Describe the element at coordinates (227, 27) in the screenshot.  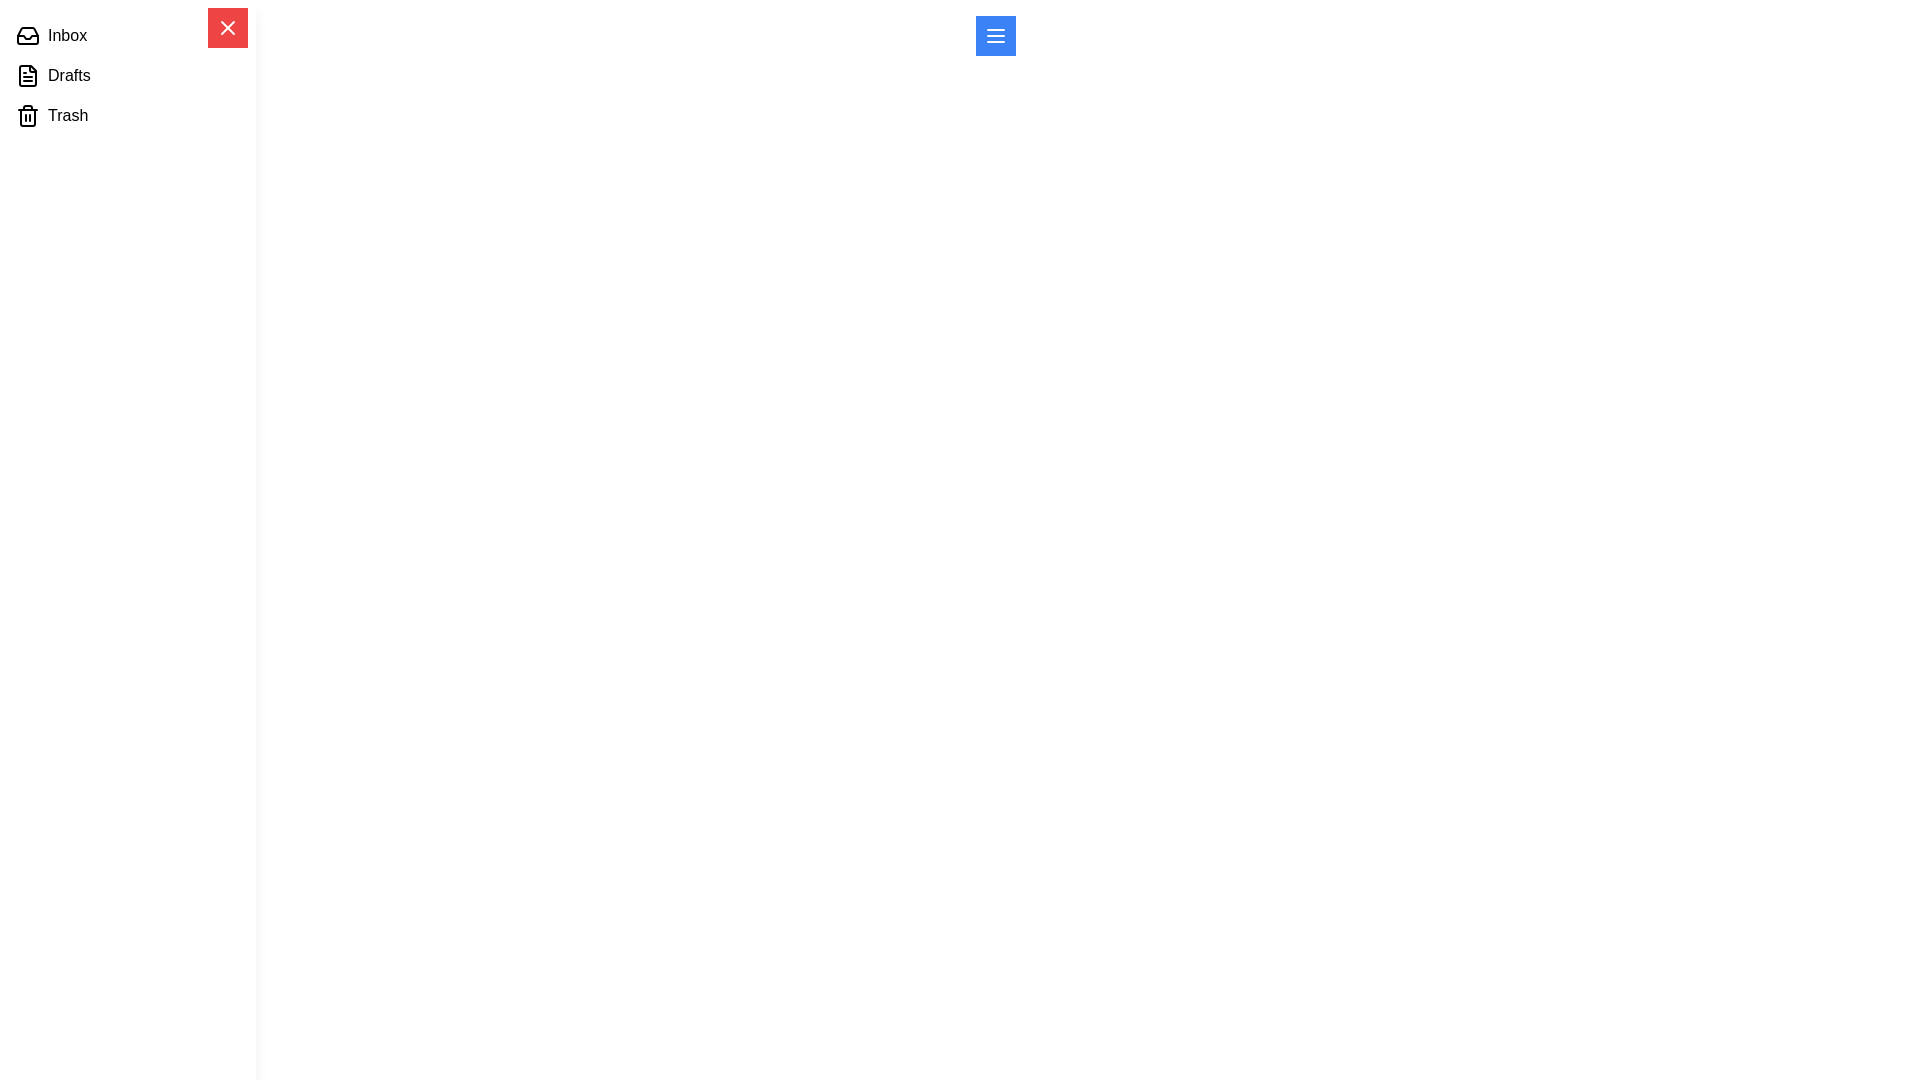
I see `close button to close the drawer` at that location.